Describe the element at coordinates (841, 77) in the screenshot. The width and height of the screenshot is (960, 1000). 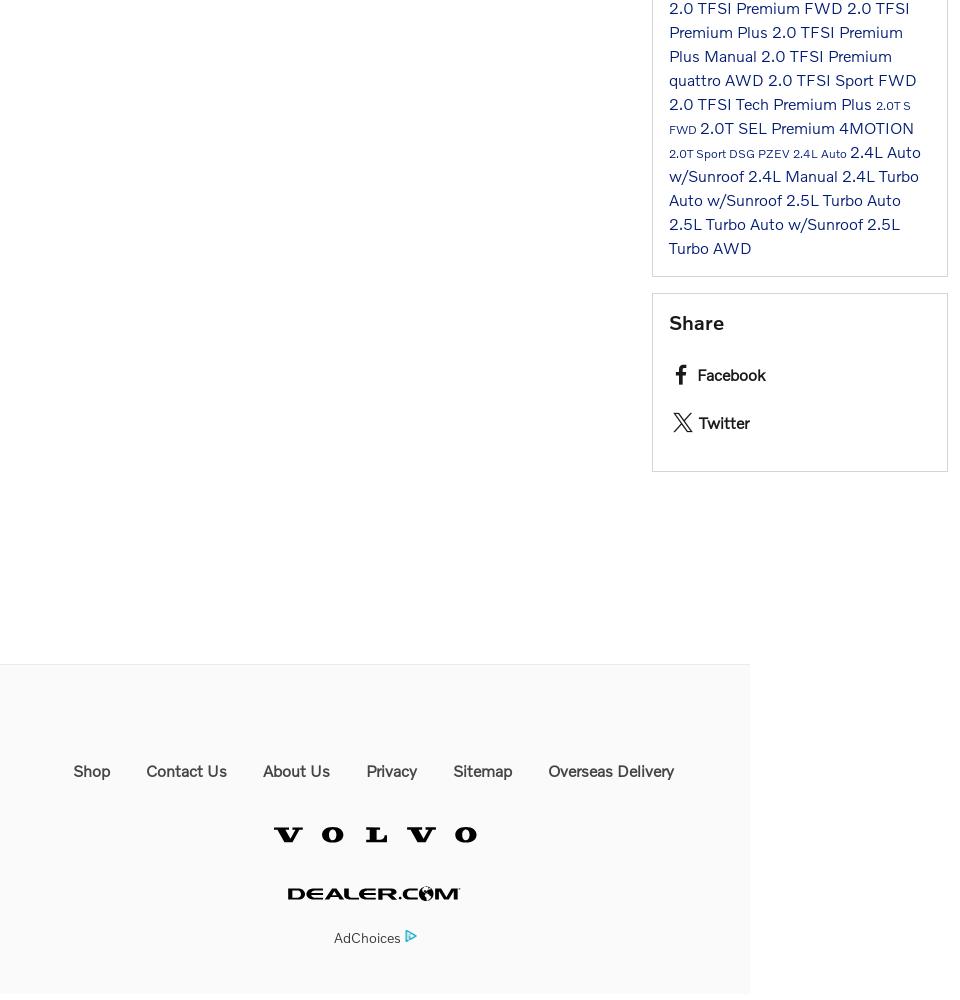
I see `'2.0 TFSI Sport FWD'` at that location.